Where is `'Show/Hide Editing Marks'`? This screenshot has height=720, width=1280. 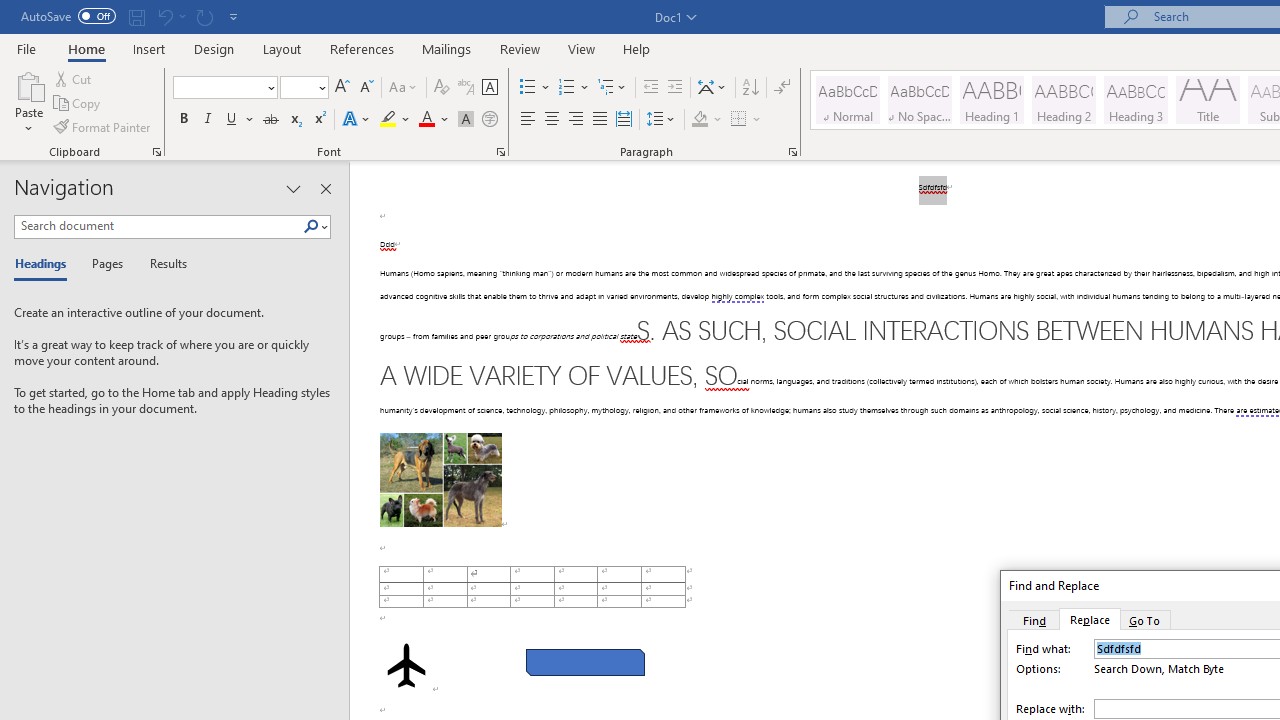 'Show/Hide Editing Marks' is located at coordinates (781, 86).